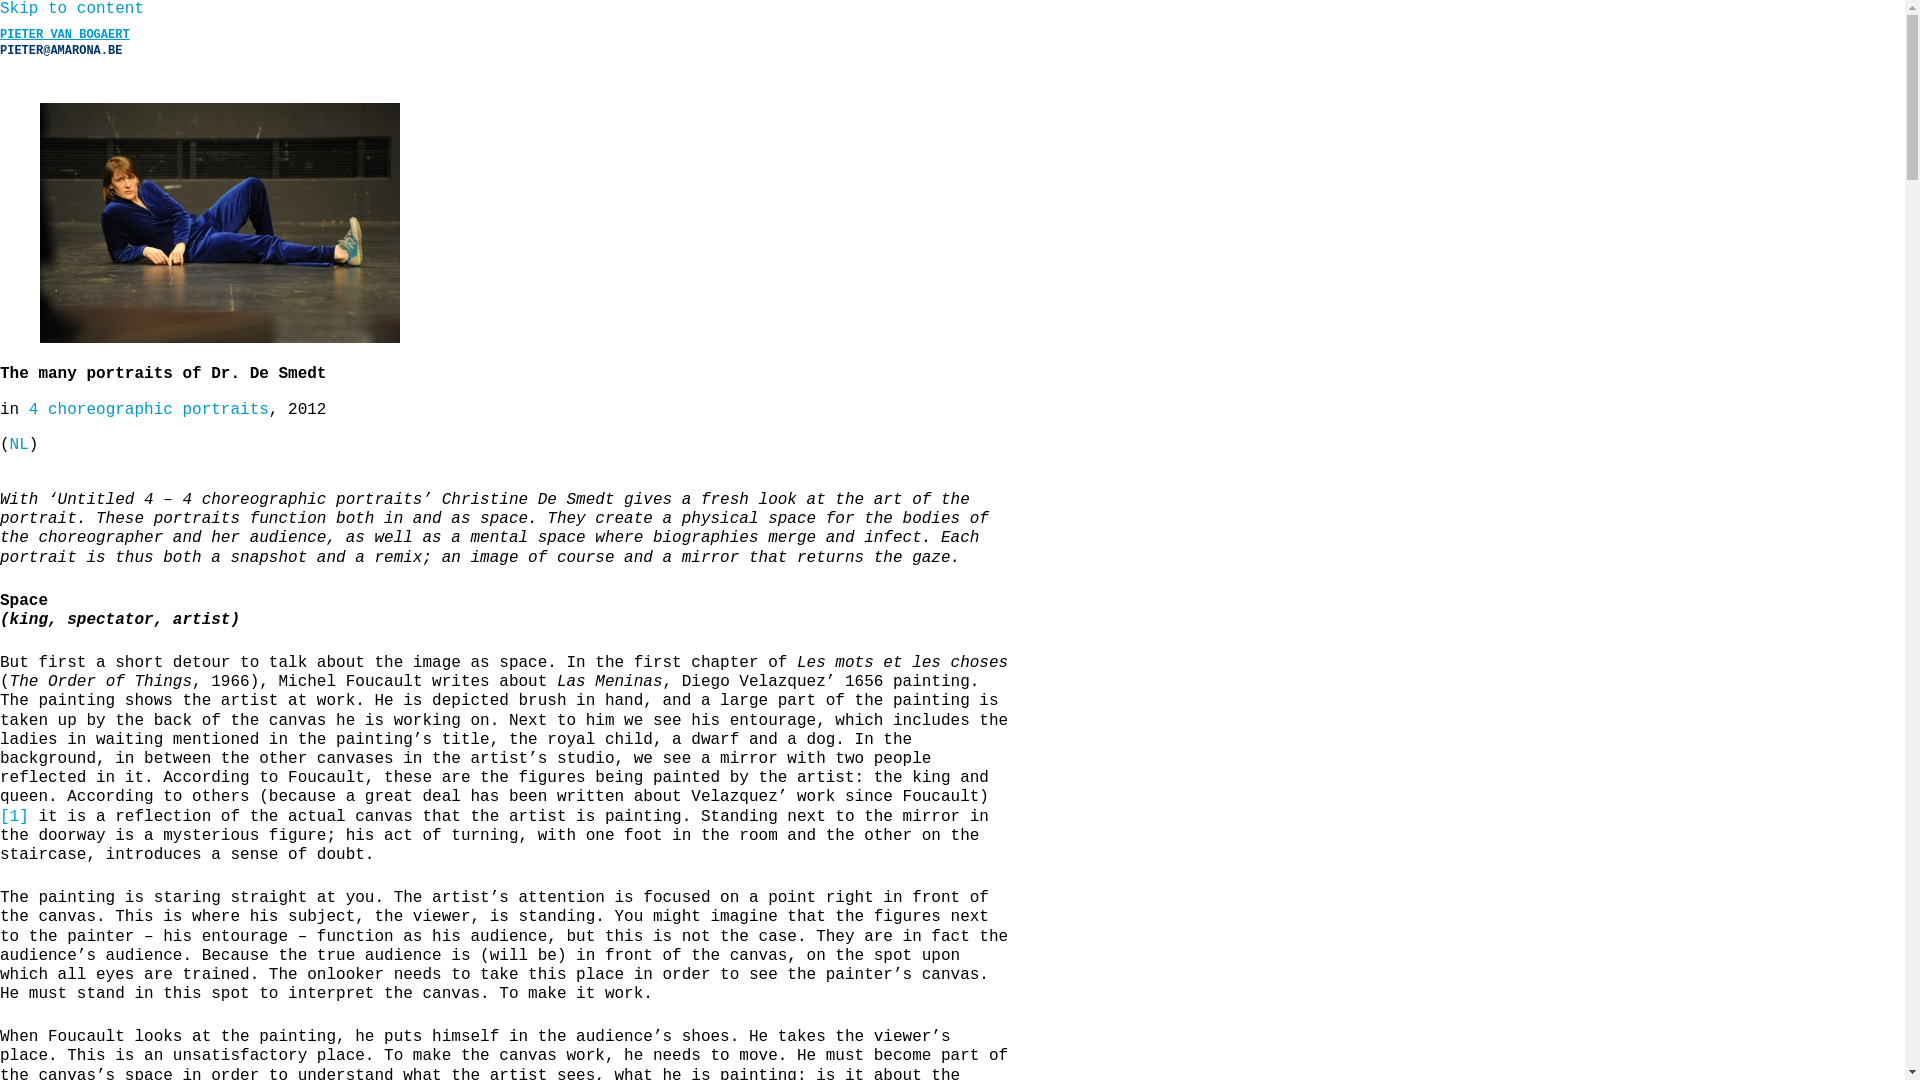 The width and height of the screenshot is (1920, 1080). What do you see at coordinates (72, 8) in the screenshot?
I see `'Skip to content'` at bounding box center [72, 8].